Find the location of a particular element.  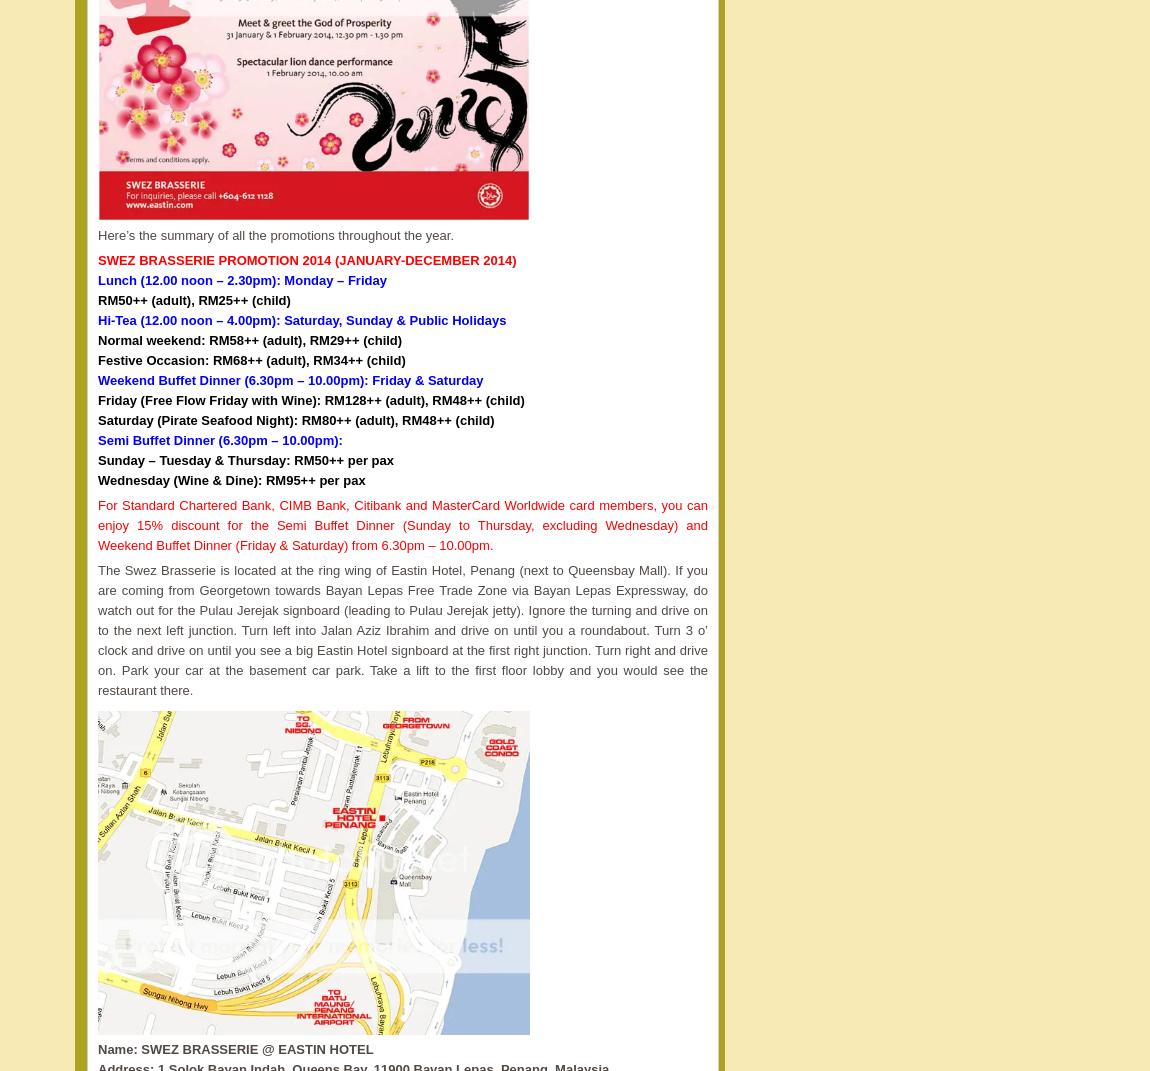

'Name: SWEZ BRASSERIE @ EASTIN HOTEL' is located at coordinates (234, 1048).